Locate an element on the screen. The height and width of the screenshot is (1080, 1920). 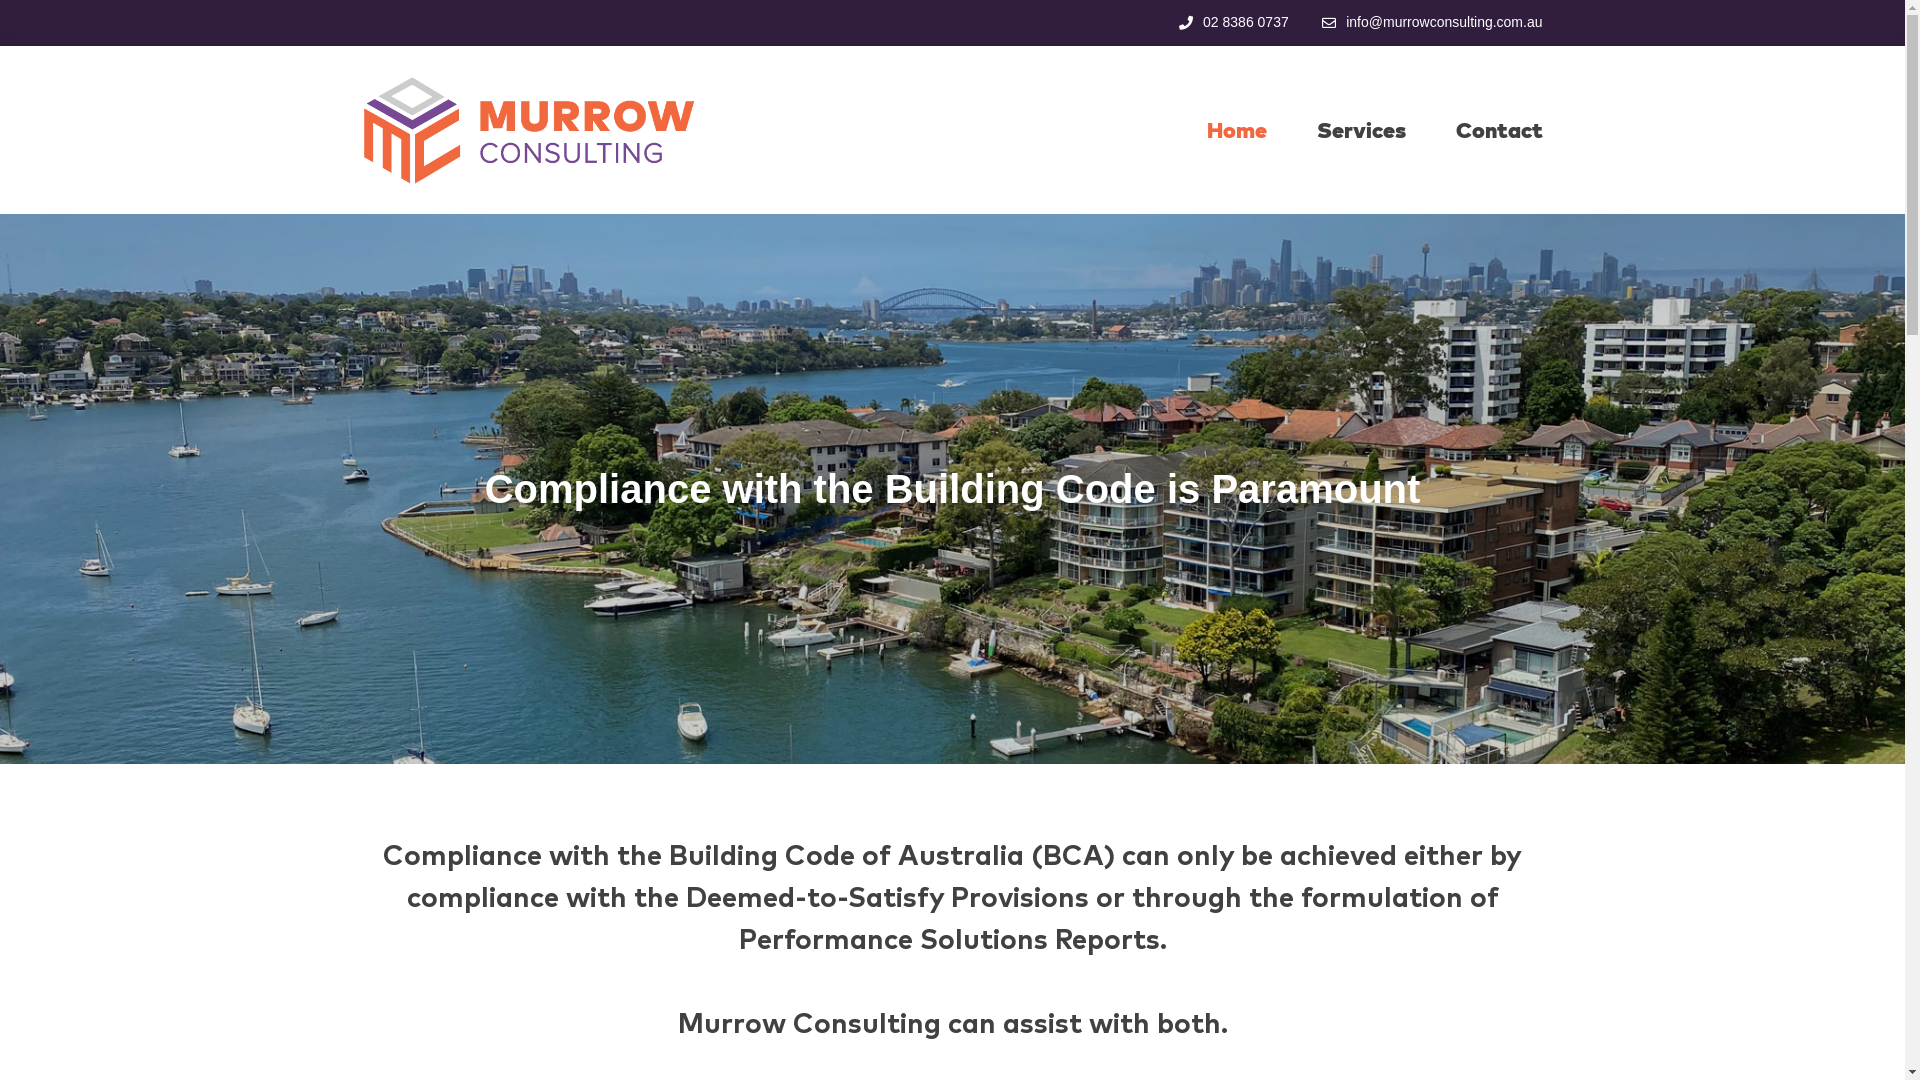
'Services' is located at coordinates (1360, 130).